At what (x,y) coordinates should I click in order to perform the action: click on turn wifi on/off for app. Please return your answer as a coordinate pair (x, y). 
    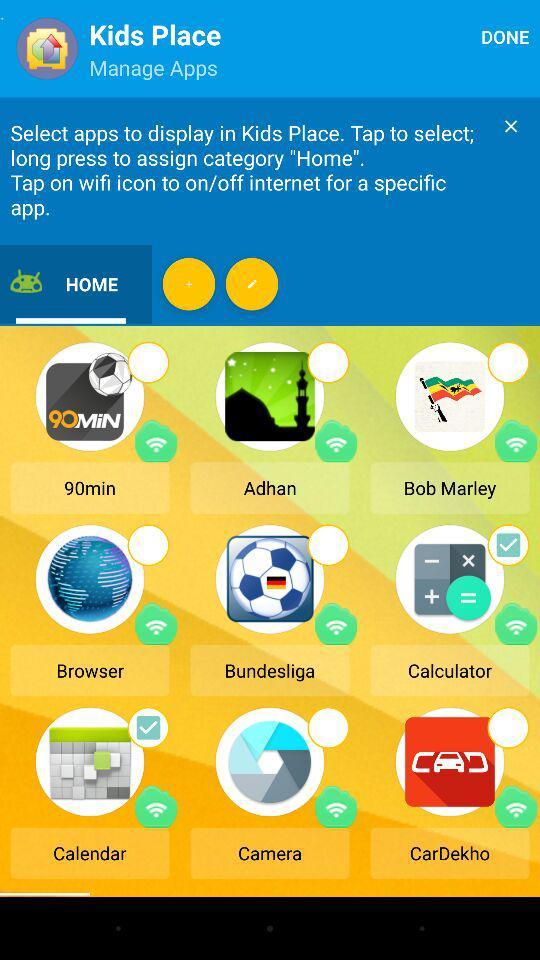
    Looking at the image, I should click on (516, 623).